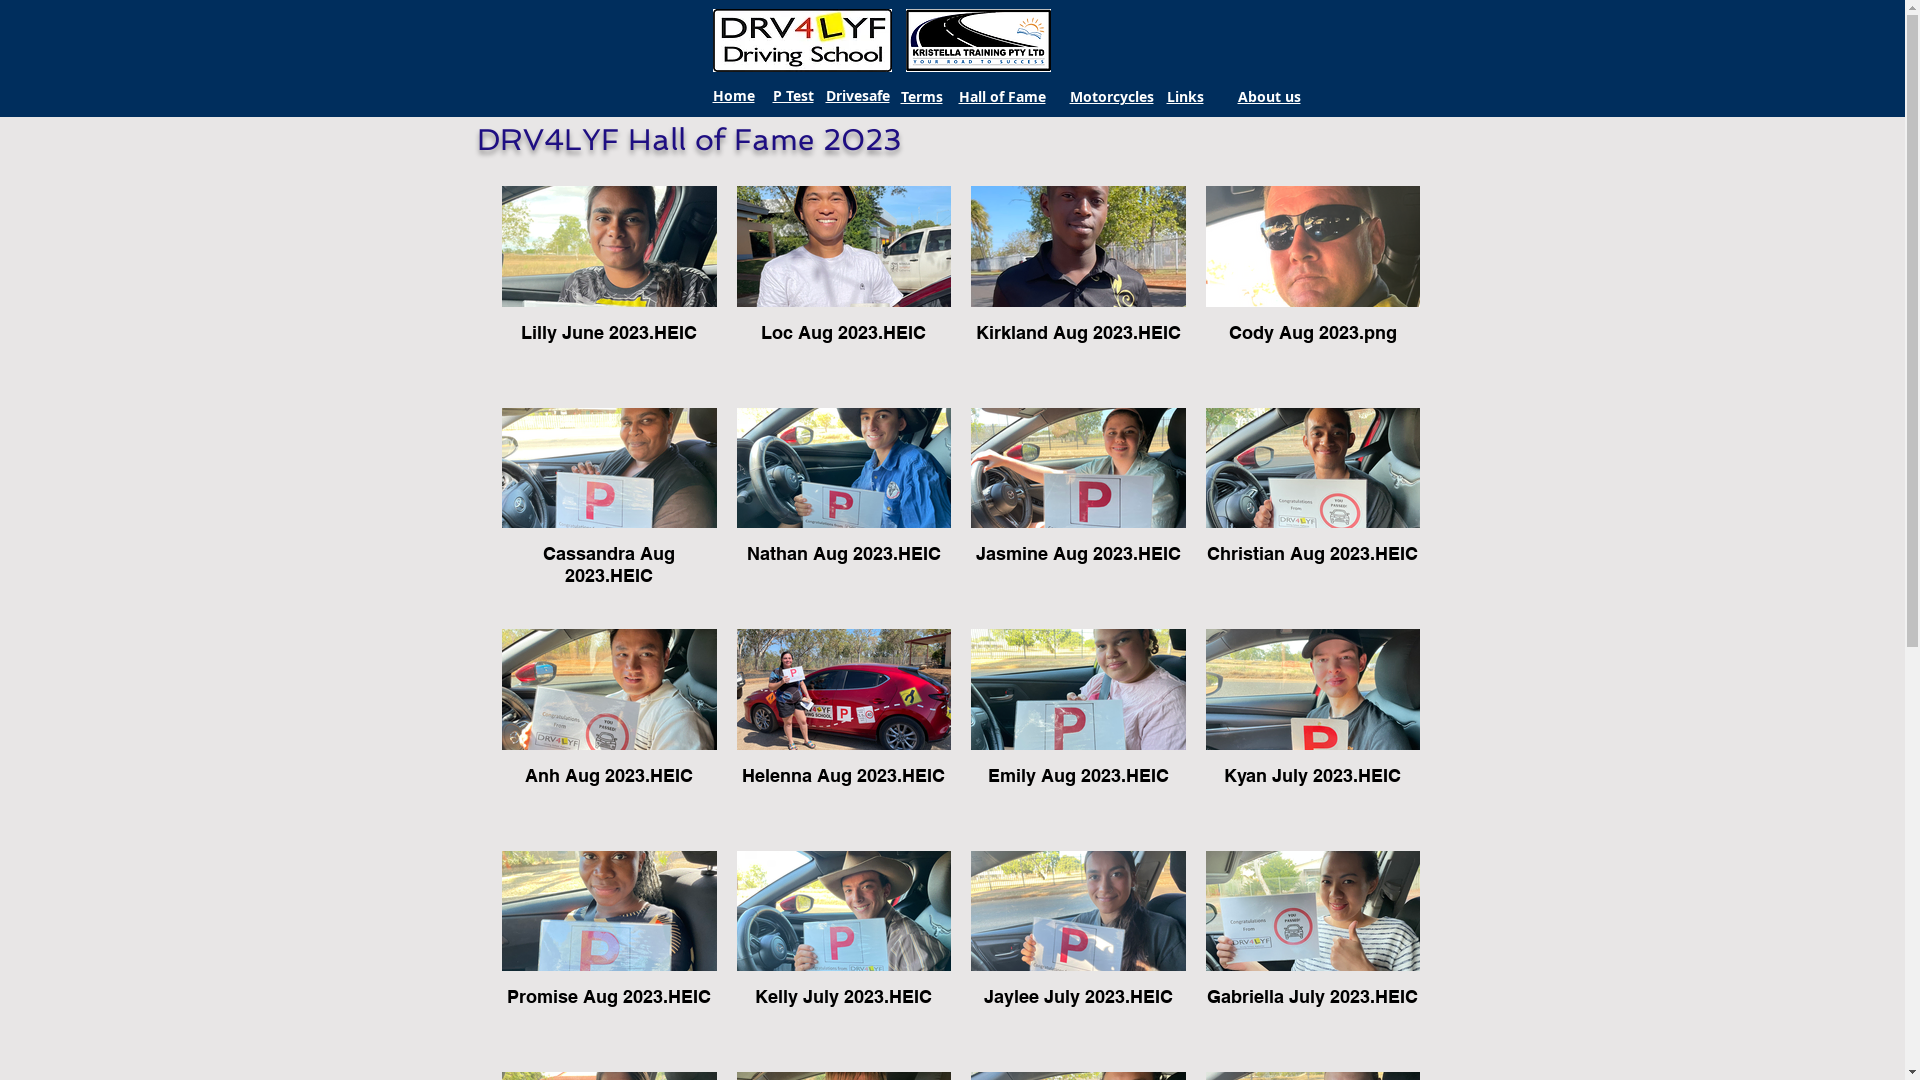  What do you see at coordinates (899, 96) in the screenshot?
I see `'Terms'` at bounding box center [899, 96].